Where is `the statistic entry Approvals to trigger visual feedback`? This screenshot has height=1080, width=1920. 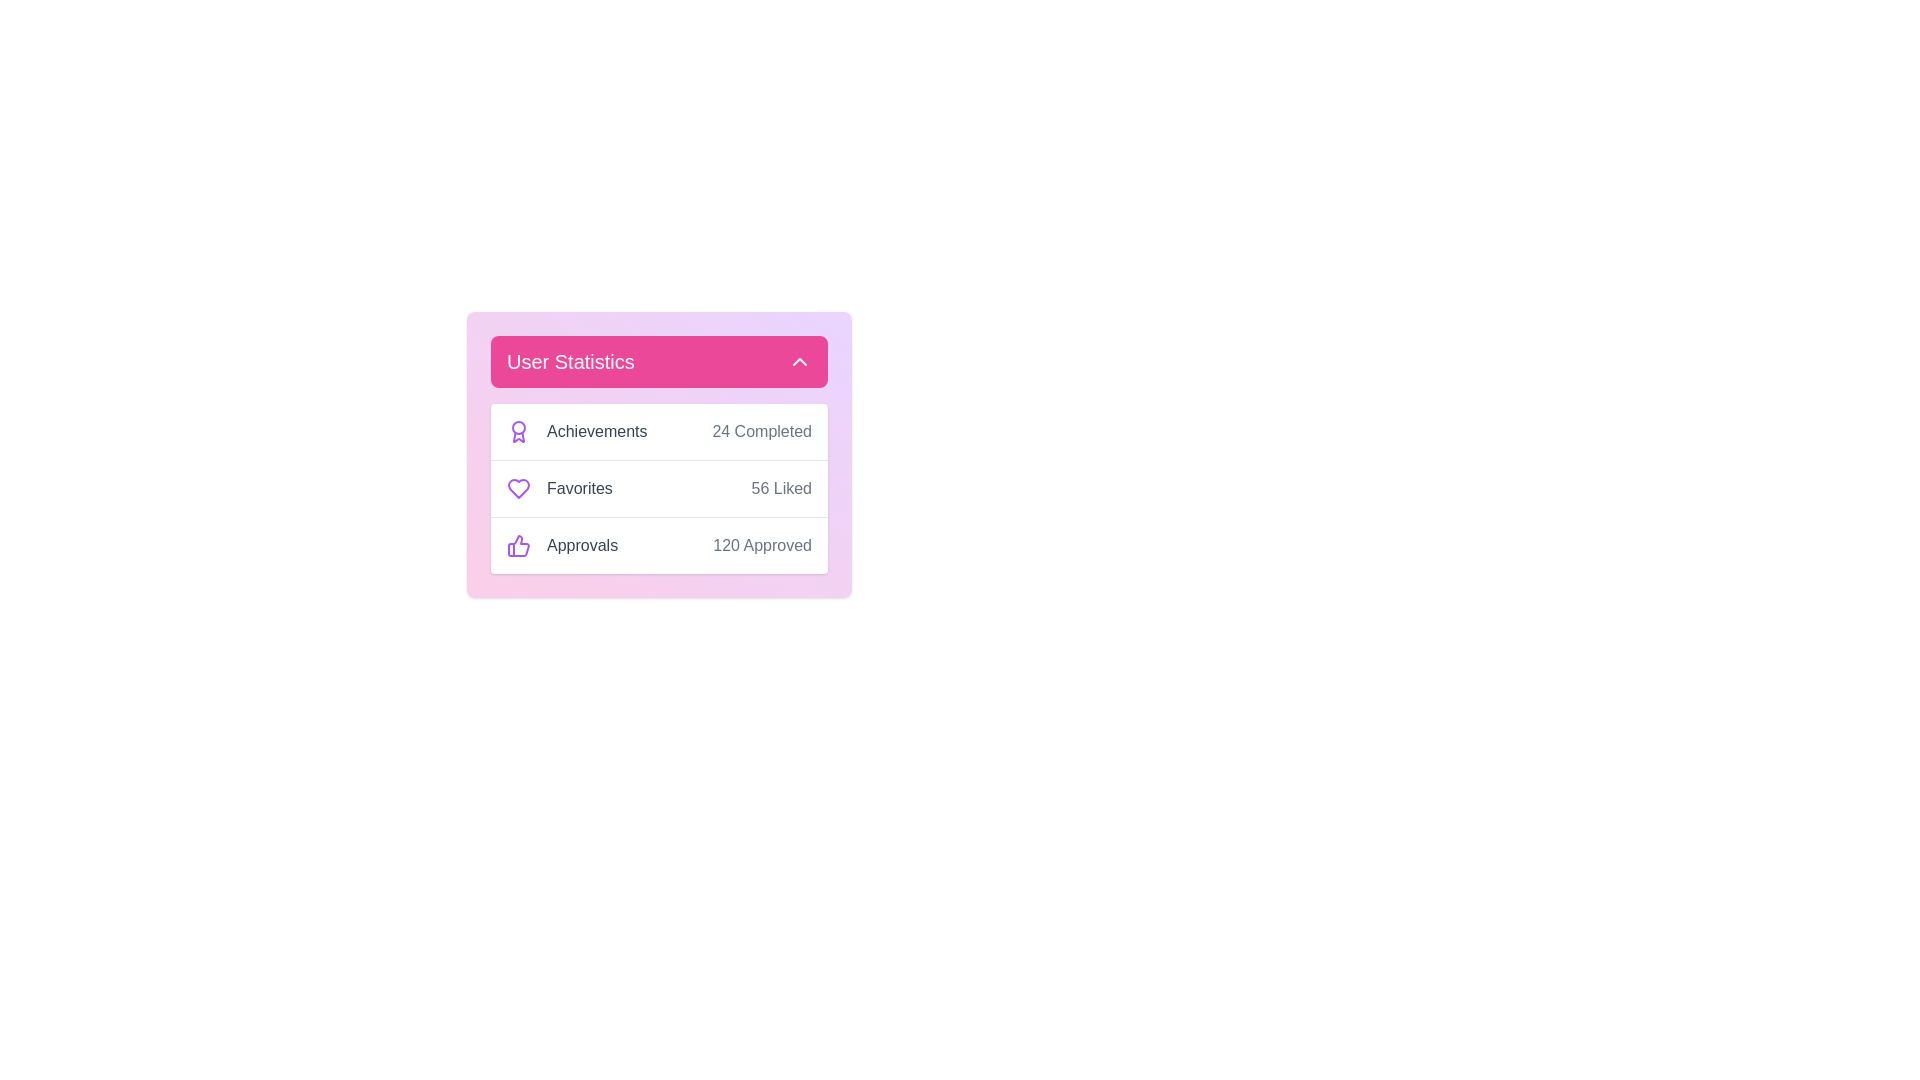 the statistic entry Approvals to trigger visual feedback is located at coordinates (568, 546).